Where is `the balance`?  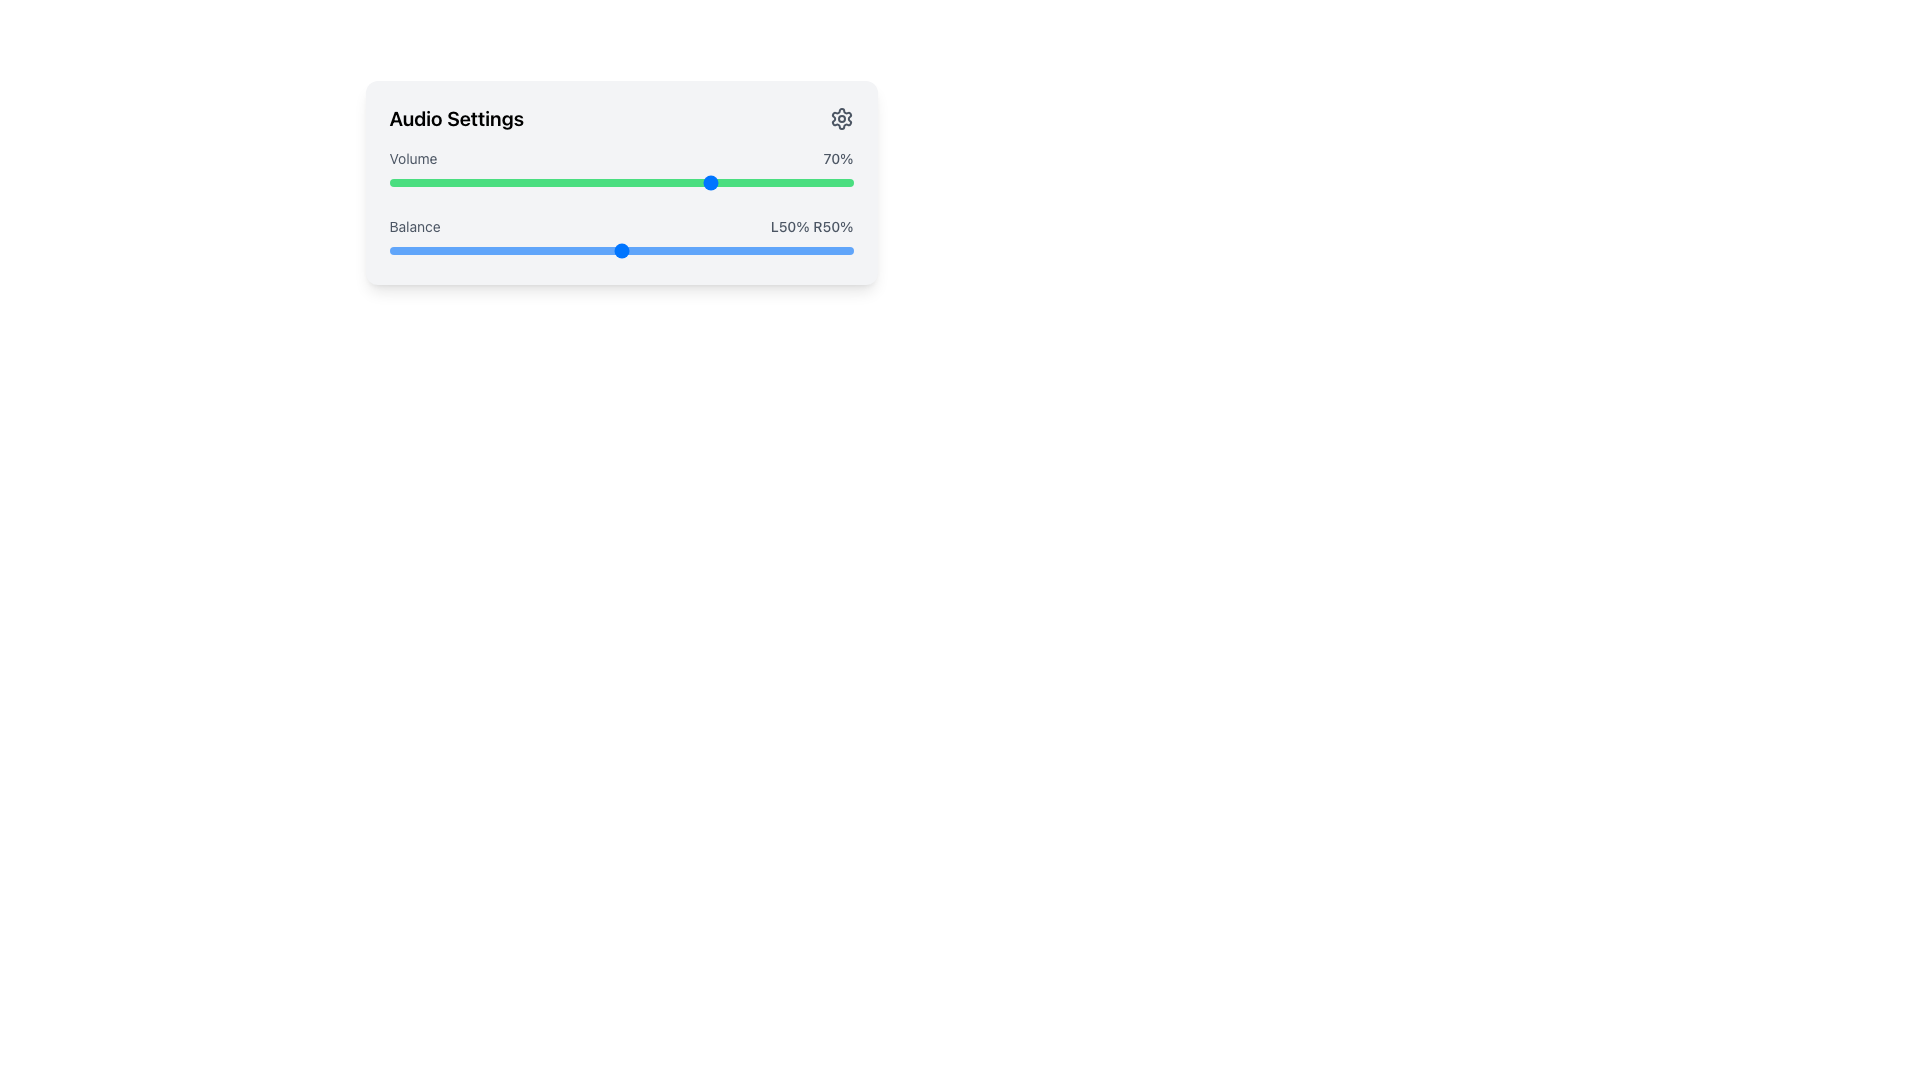
the balance is located at coordinates (467, 249).